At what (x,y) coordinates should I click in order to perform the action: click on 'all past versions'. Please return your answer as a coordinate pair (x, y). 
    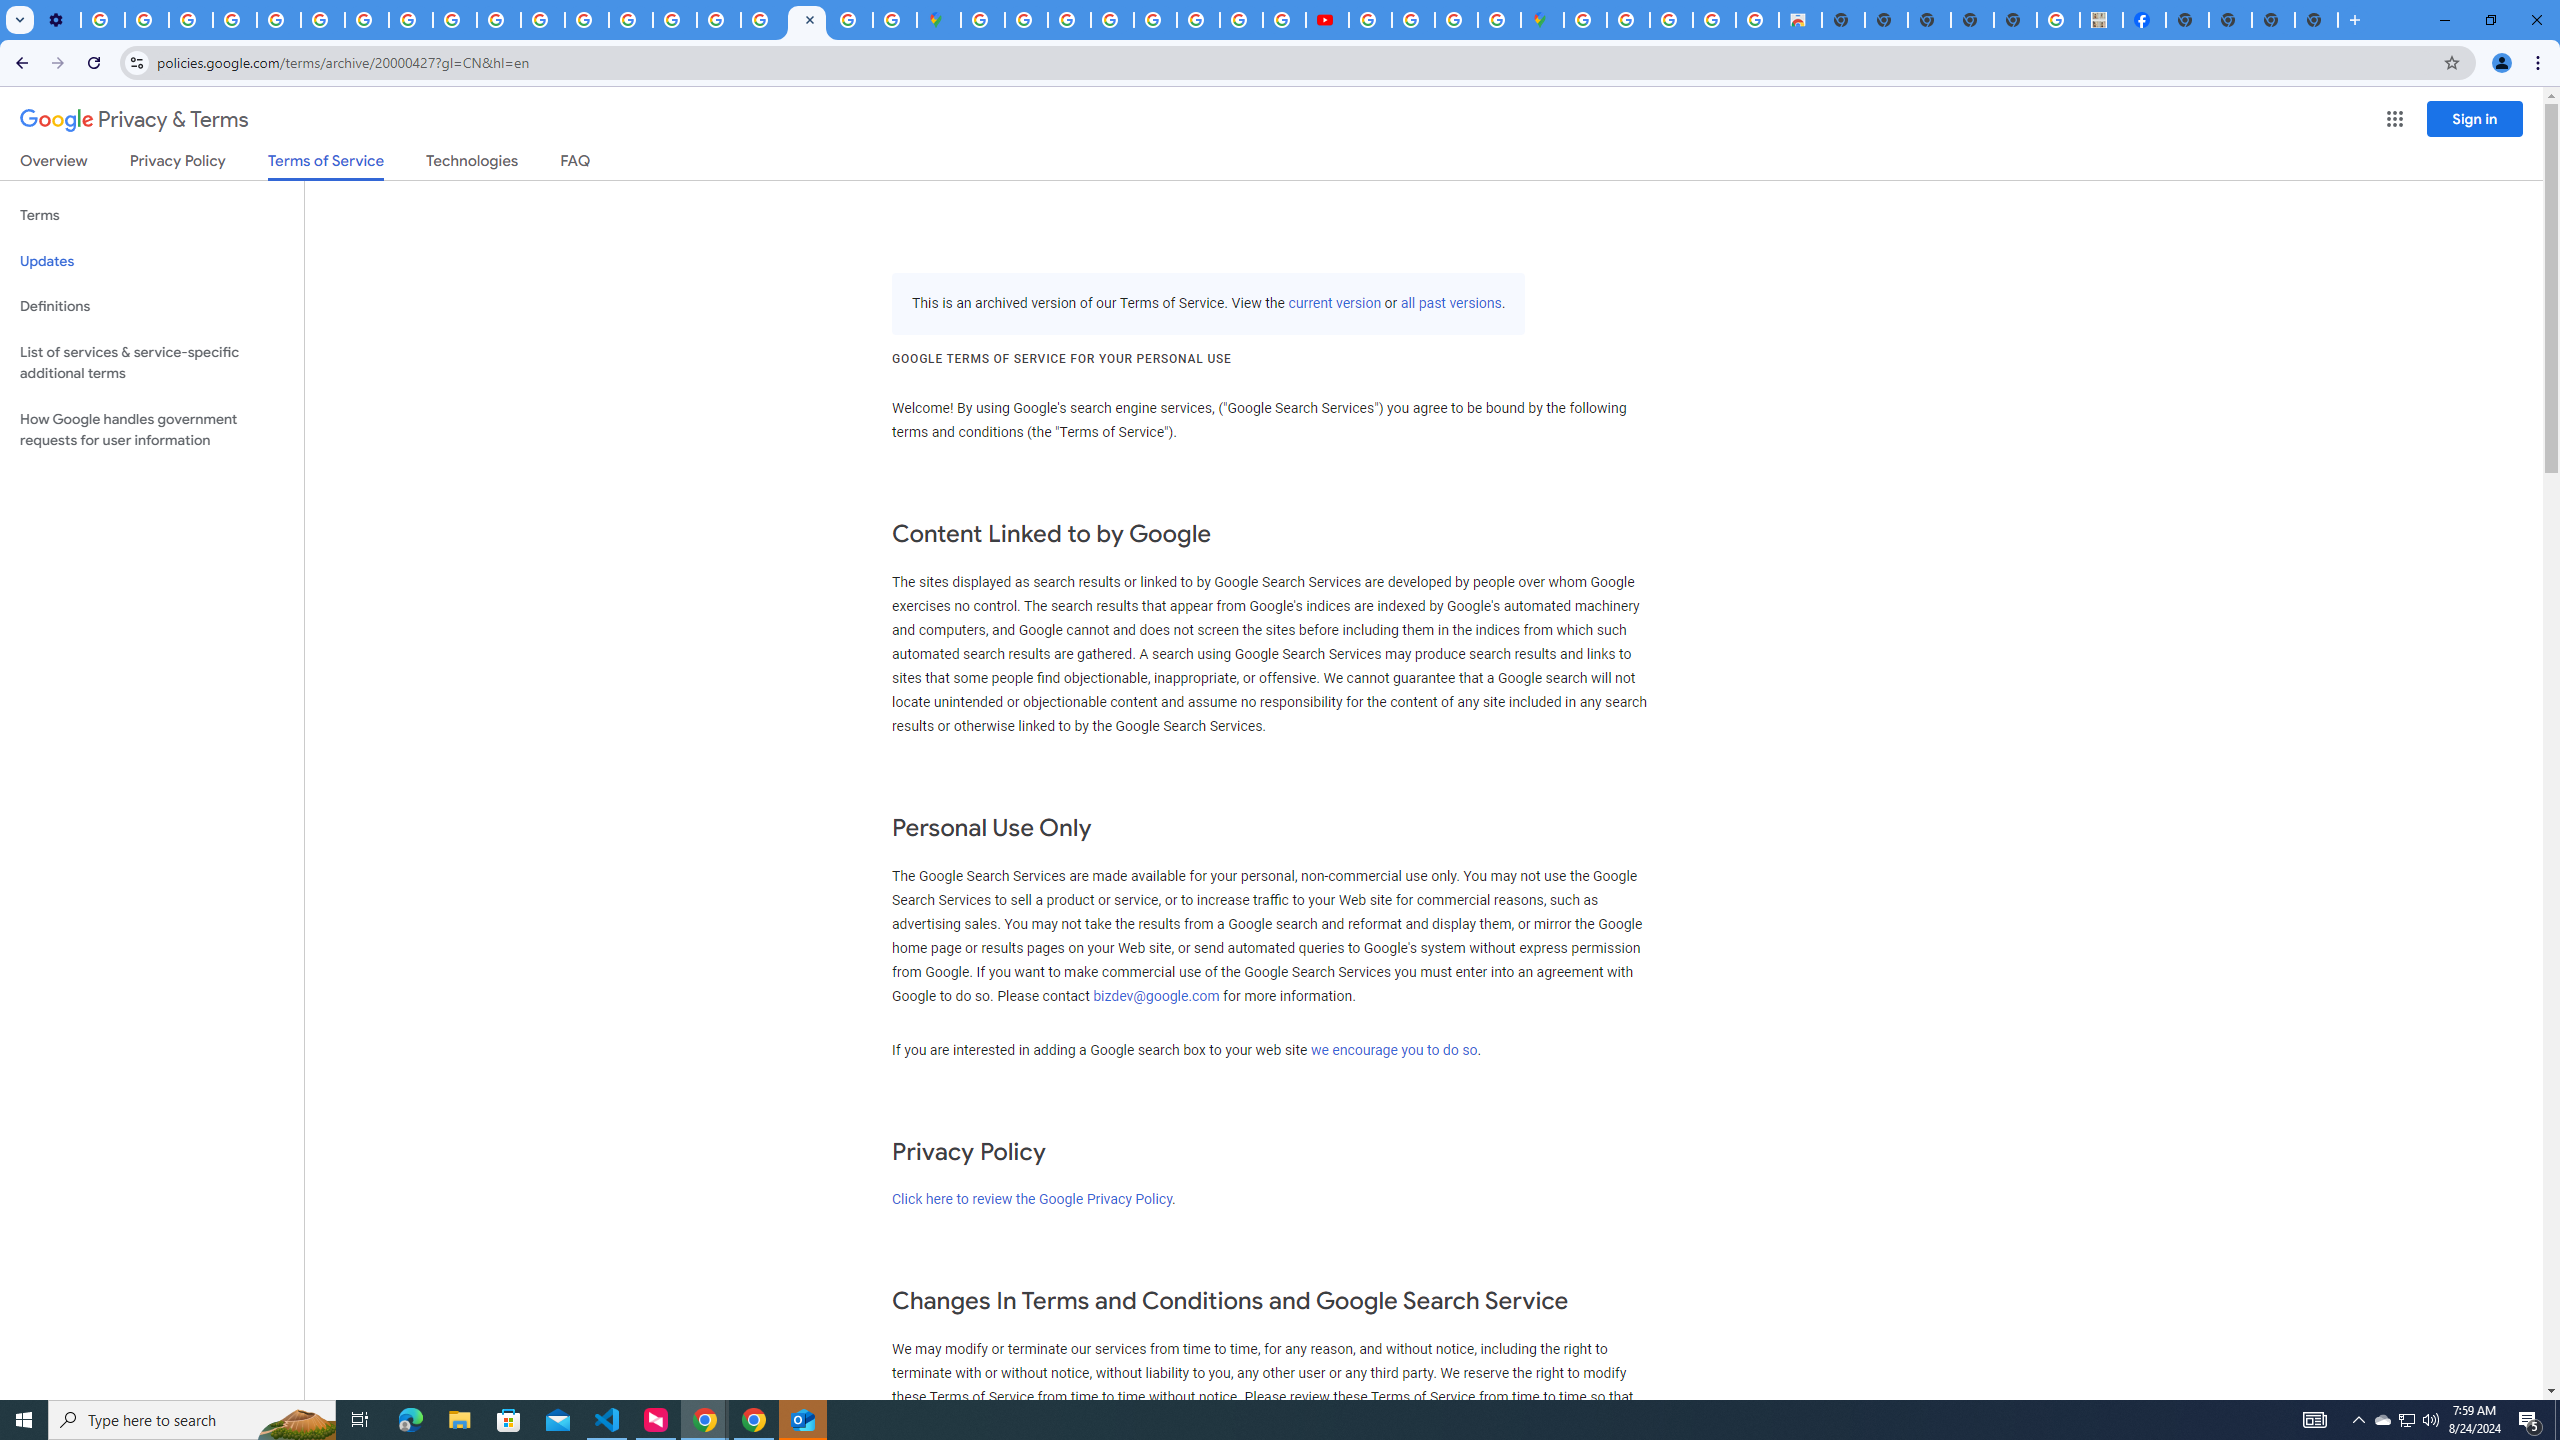
    Looking at the image, I should click on (1451, 302).